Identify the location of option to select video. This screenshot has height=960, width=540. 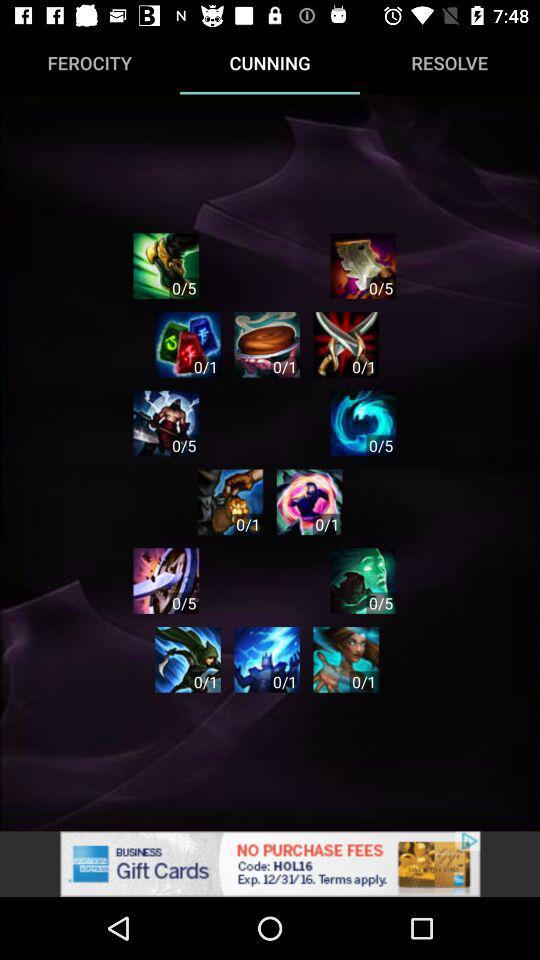
(229, 501).